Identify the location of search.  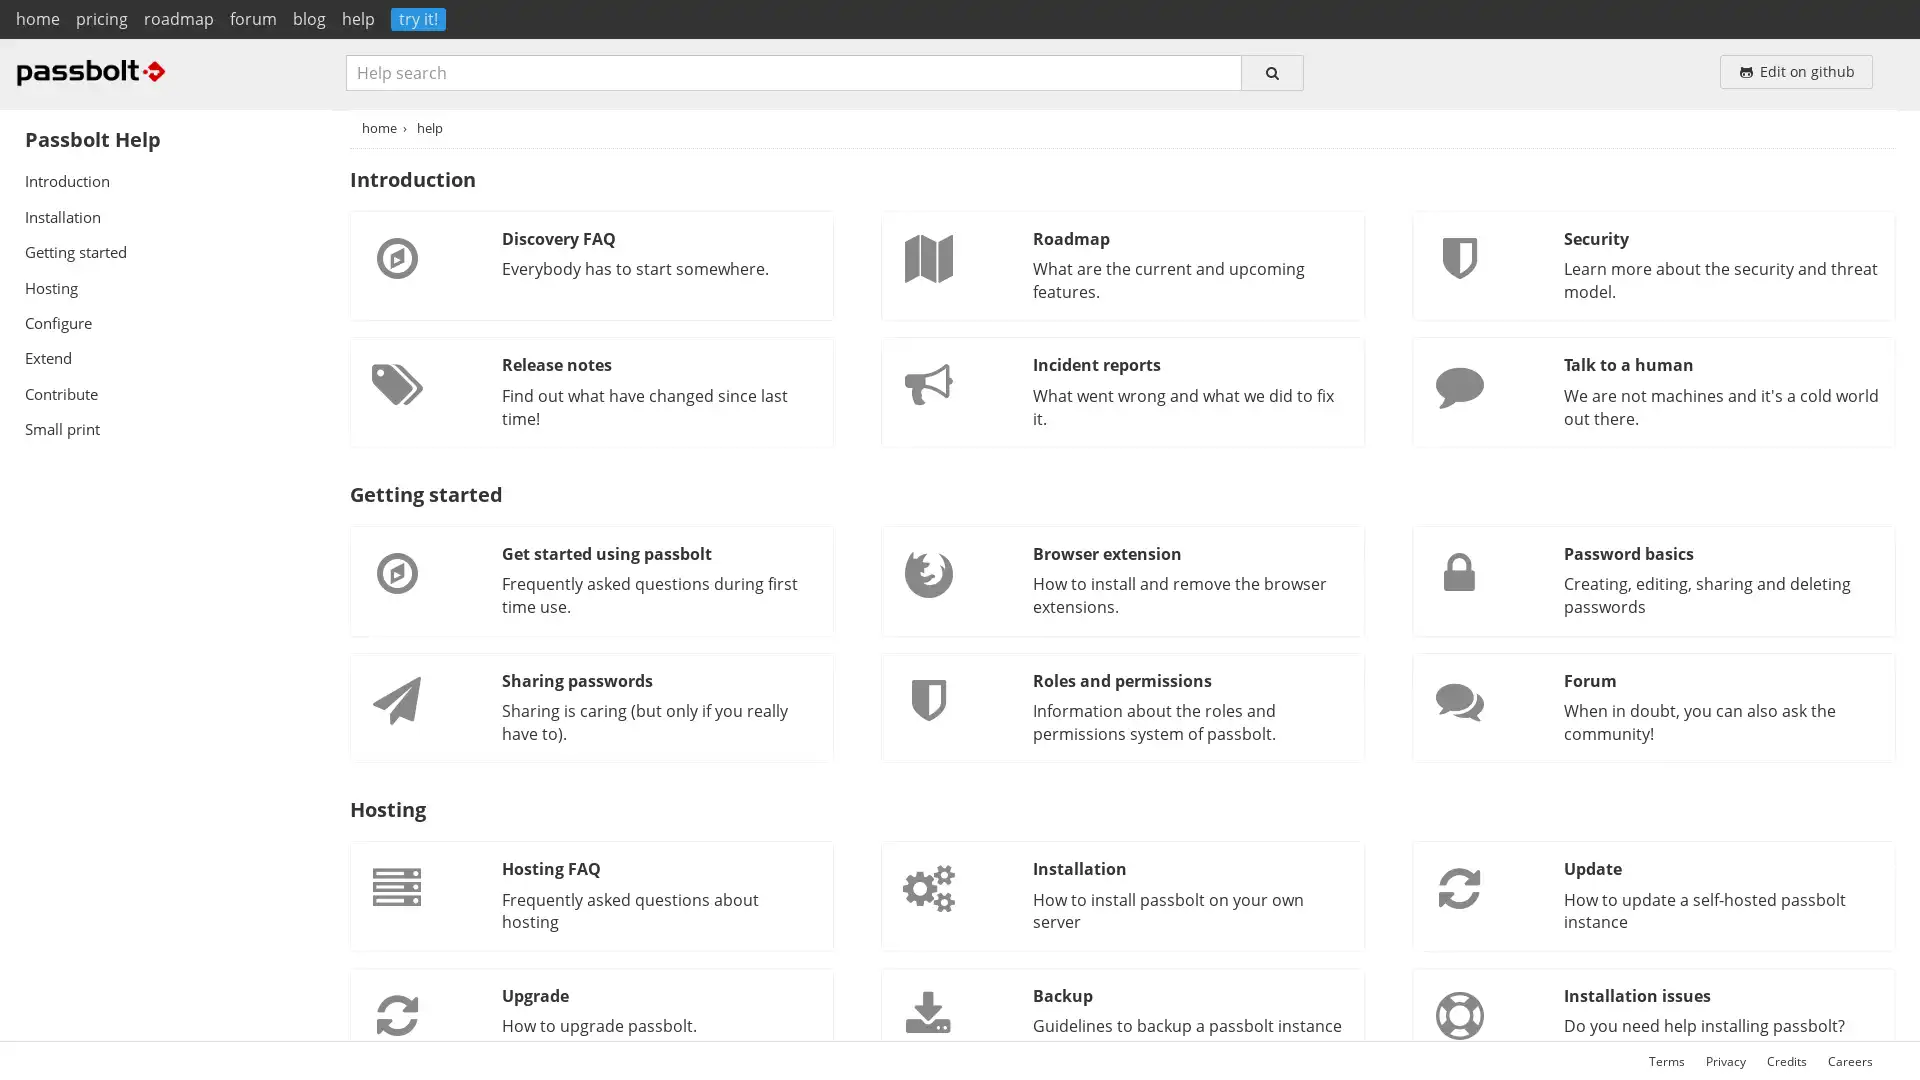
(1271, 71).